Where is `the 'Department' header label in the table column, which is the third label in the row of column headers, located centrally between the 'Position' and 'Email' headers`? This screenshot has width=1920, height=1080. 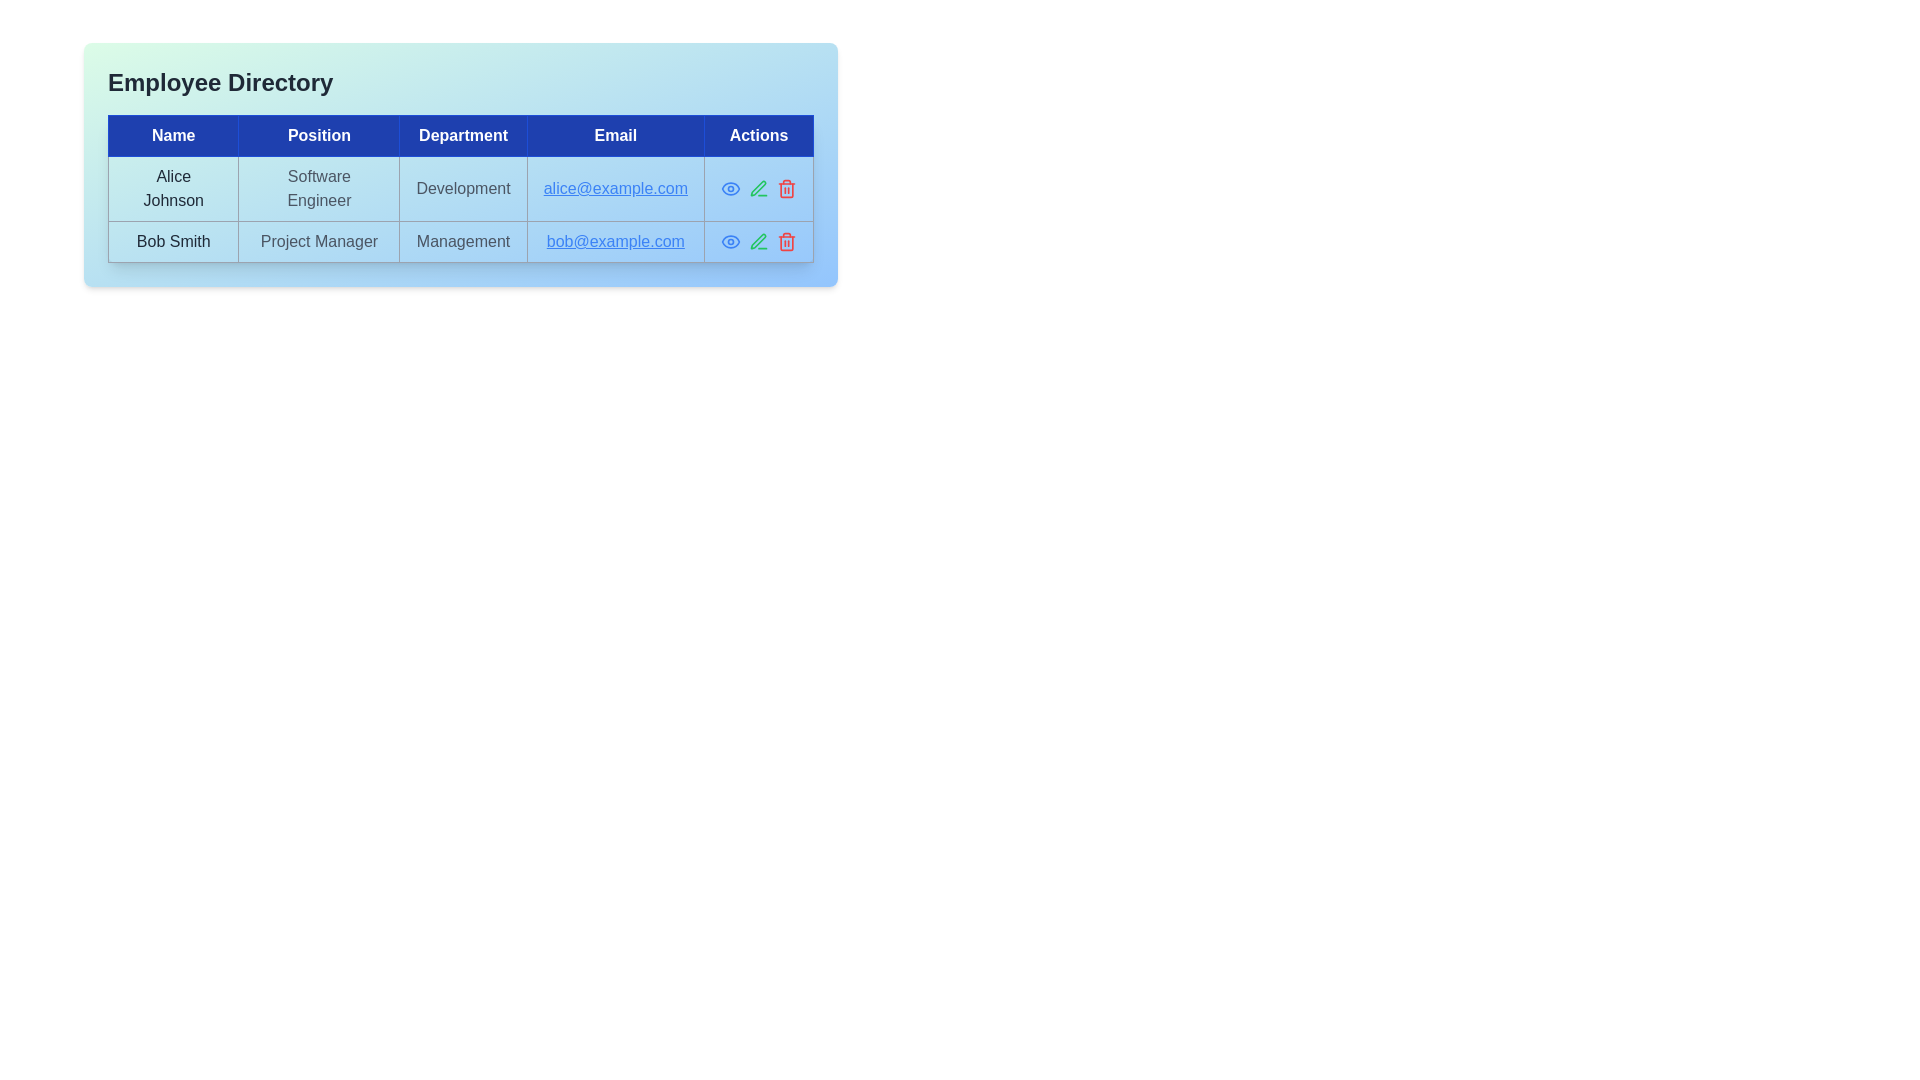
the 'Department' header label in the table column, which is the third label in the row of column headers, located centrally between the 'Position' and 'Email' headers is located at coordinates (462, 135).